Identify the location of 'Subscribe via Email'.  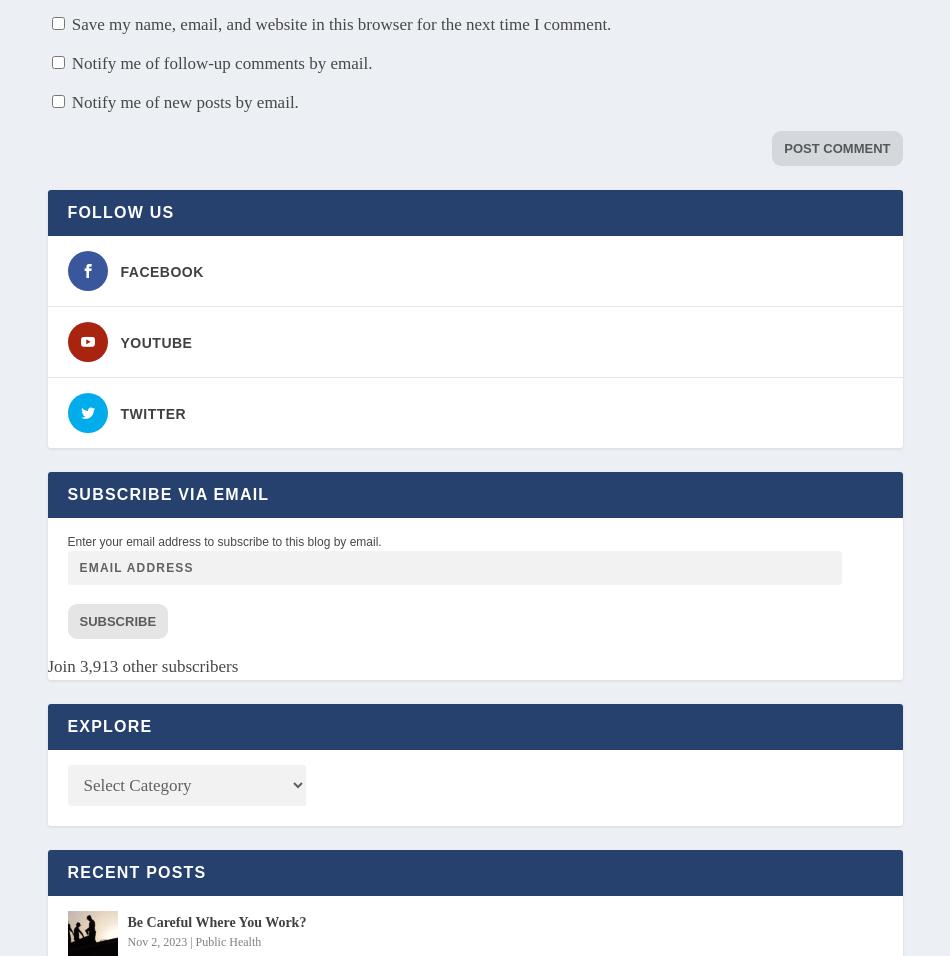
(167, 492).